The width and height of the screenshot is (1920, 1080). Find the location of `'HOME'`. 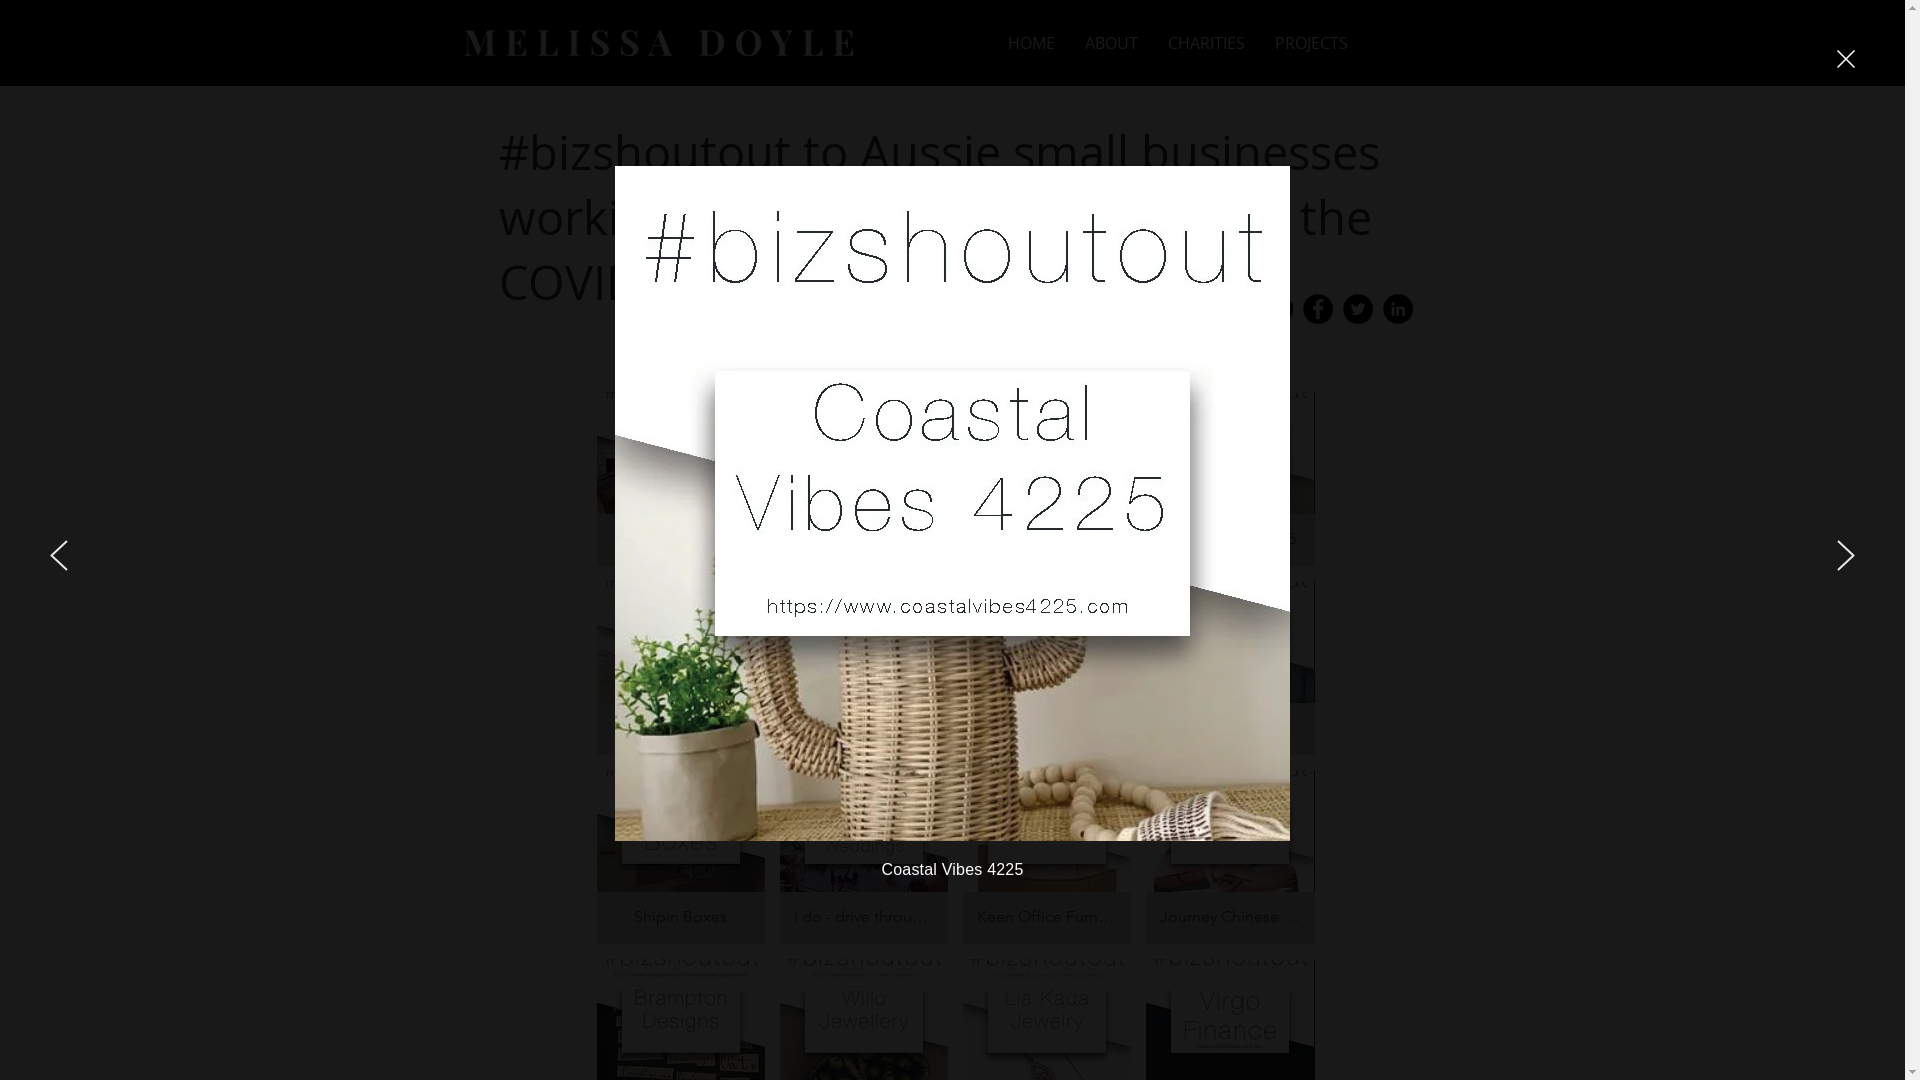

'HOME' is located at coordinates (992, 43).